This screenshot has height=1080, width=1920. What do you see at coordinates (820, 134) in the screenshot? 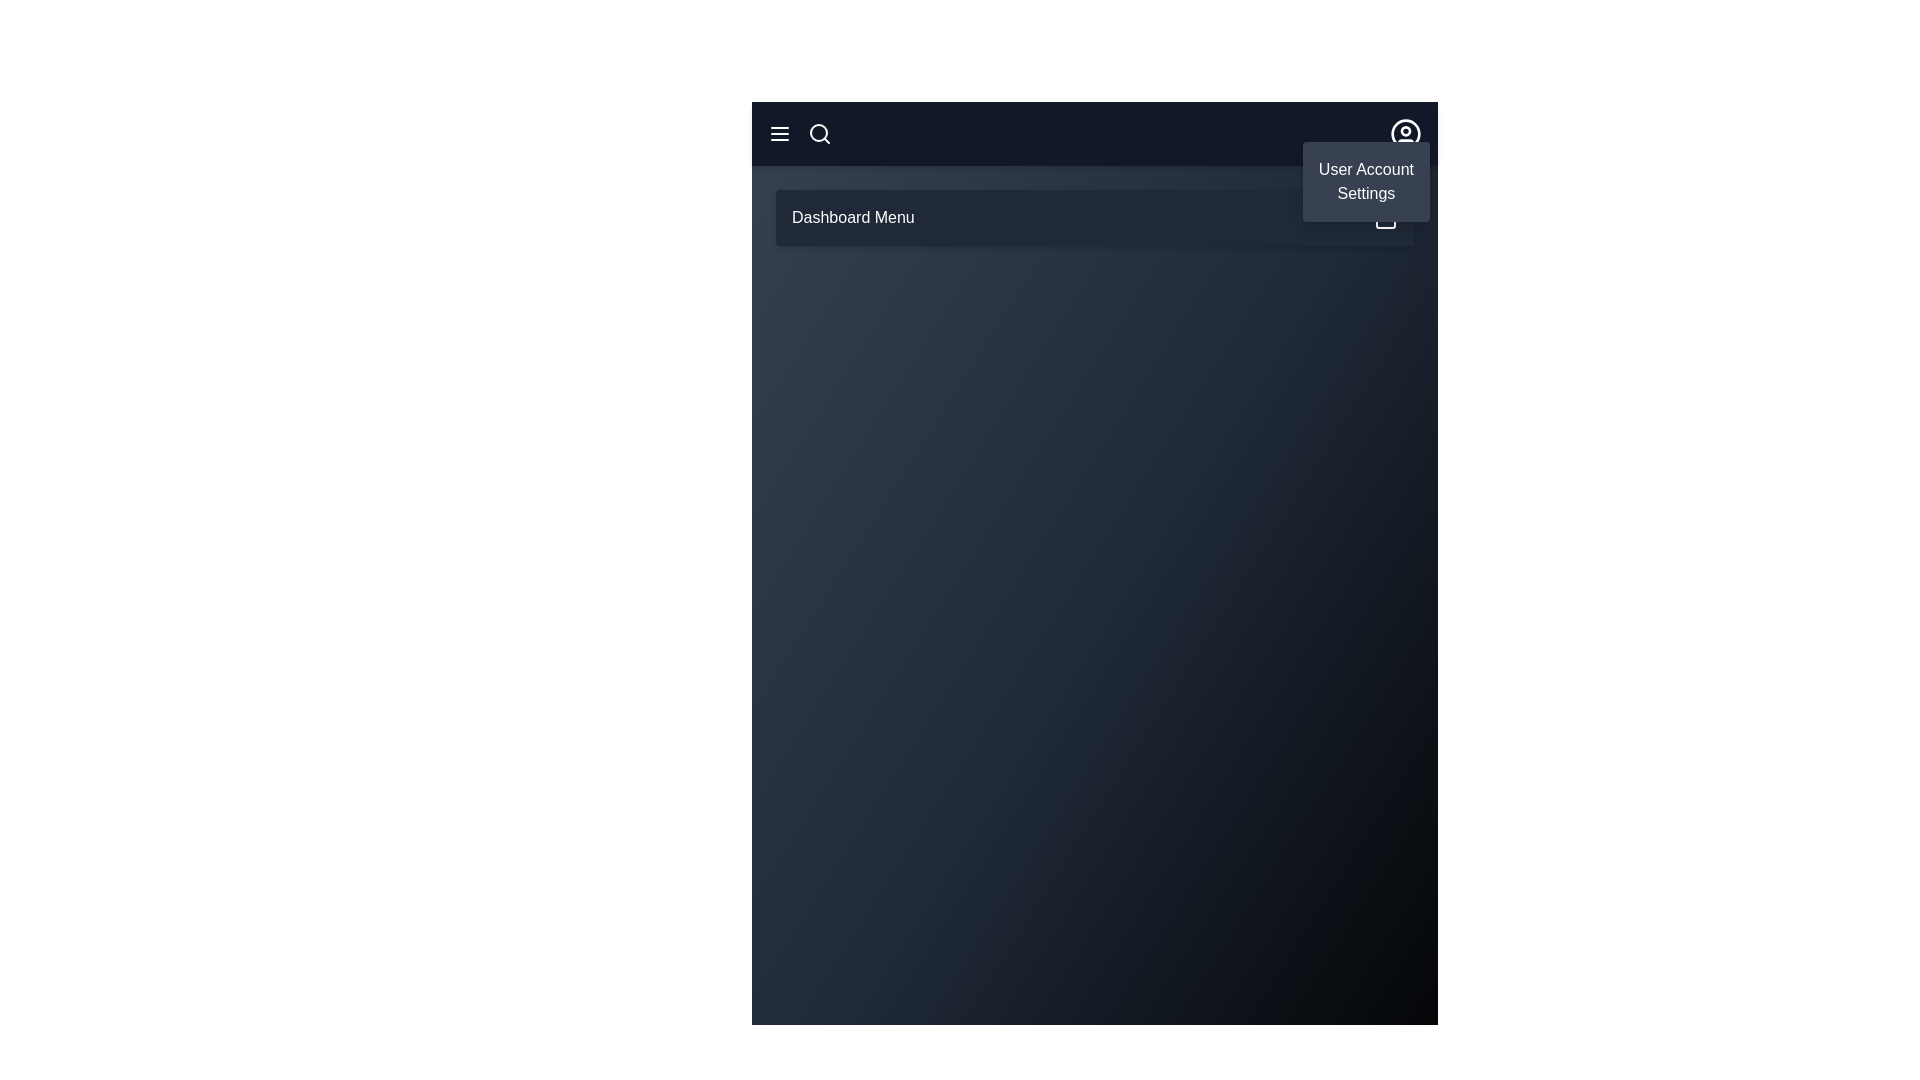
I see `the search icon to initiate a search` at bounding box center [820, 134].